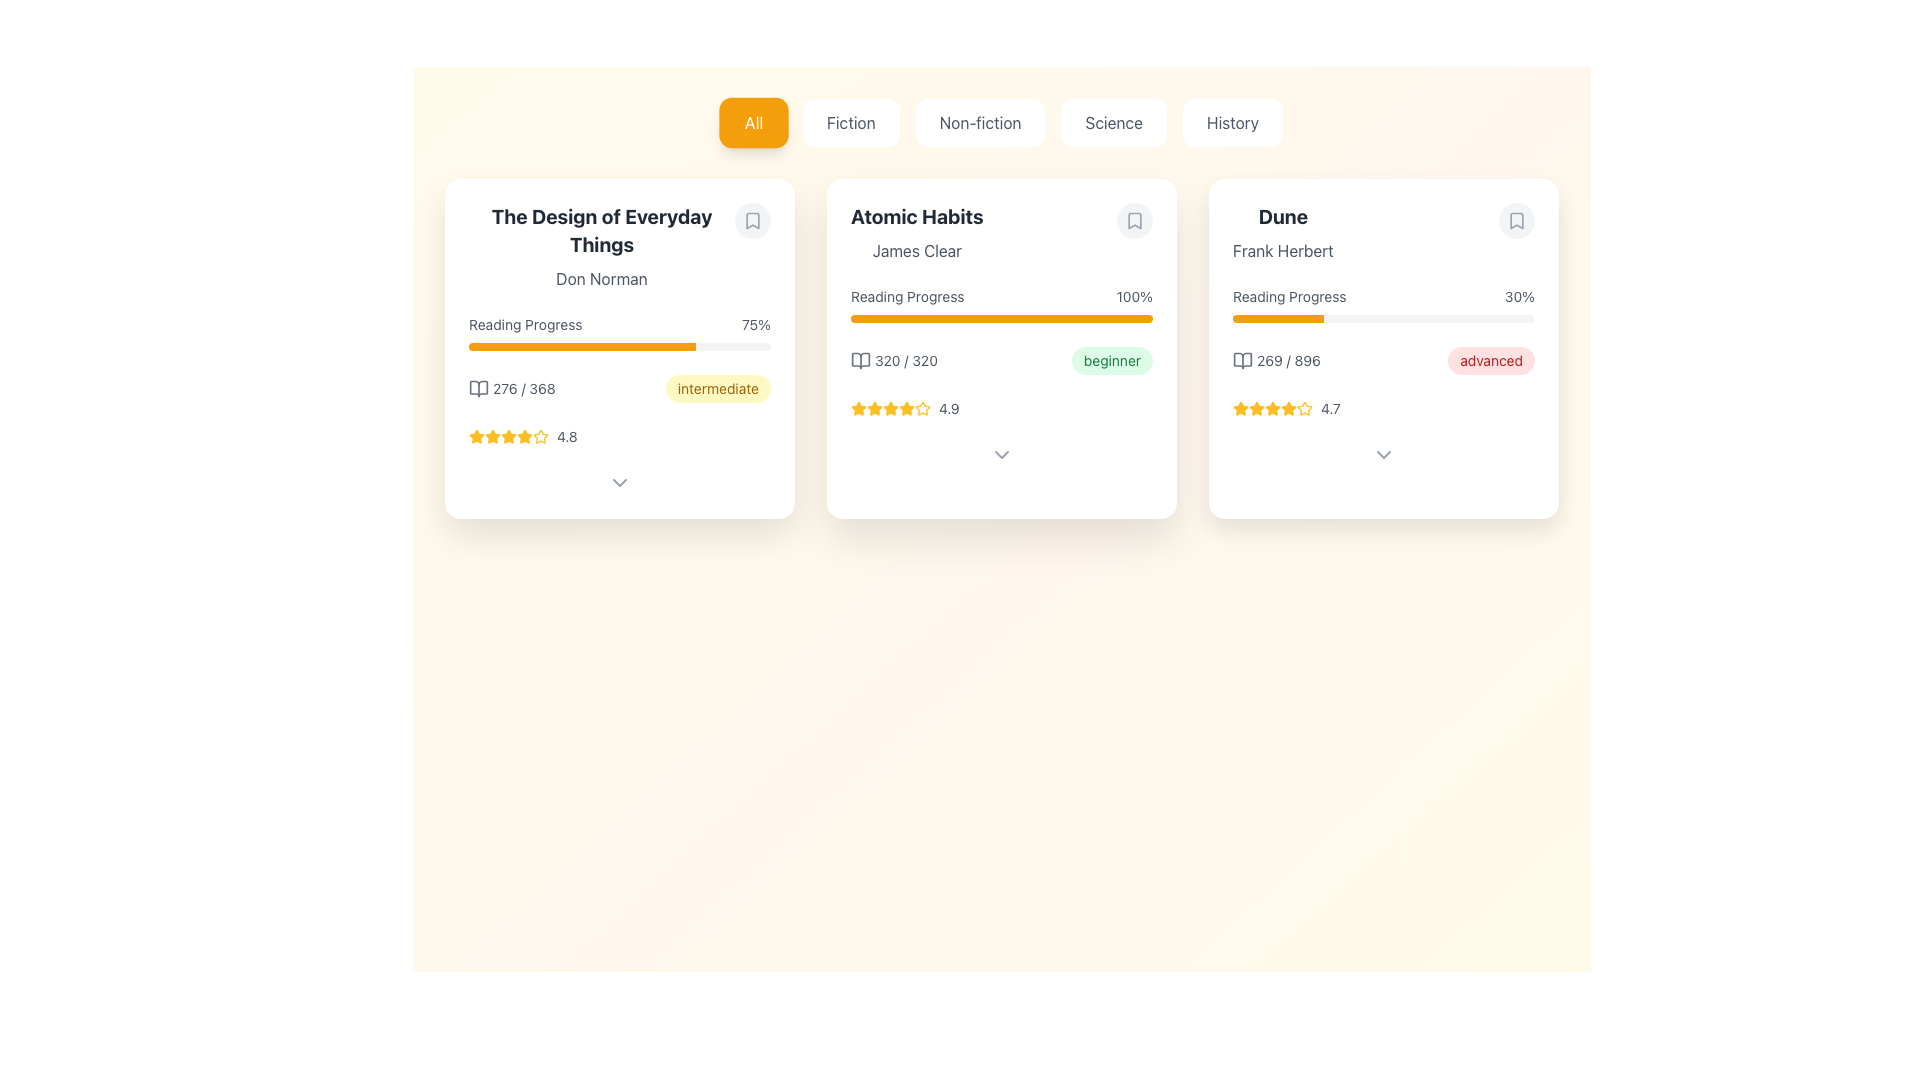 The height and width of the screenshot is (1080, 1920). I want to click on the bookmark icon located in the upper right corner of the card titled 'Atomic Habits', so click(1134, 220).